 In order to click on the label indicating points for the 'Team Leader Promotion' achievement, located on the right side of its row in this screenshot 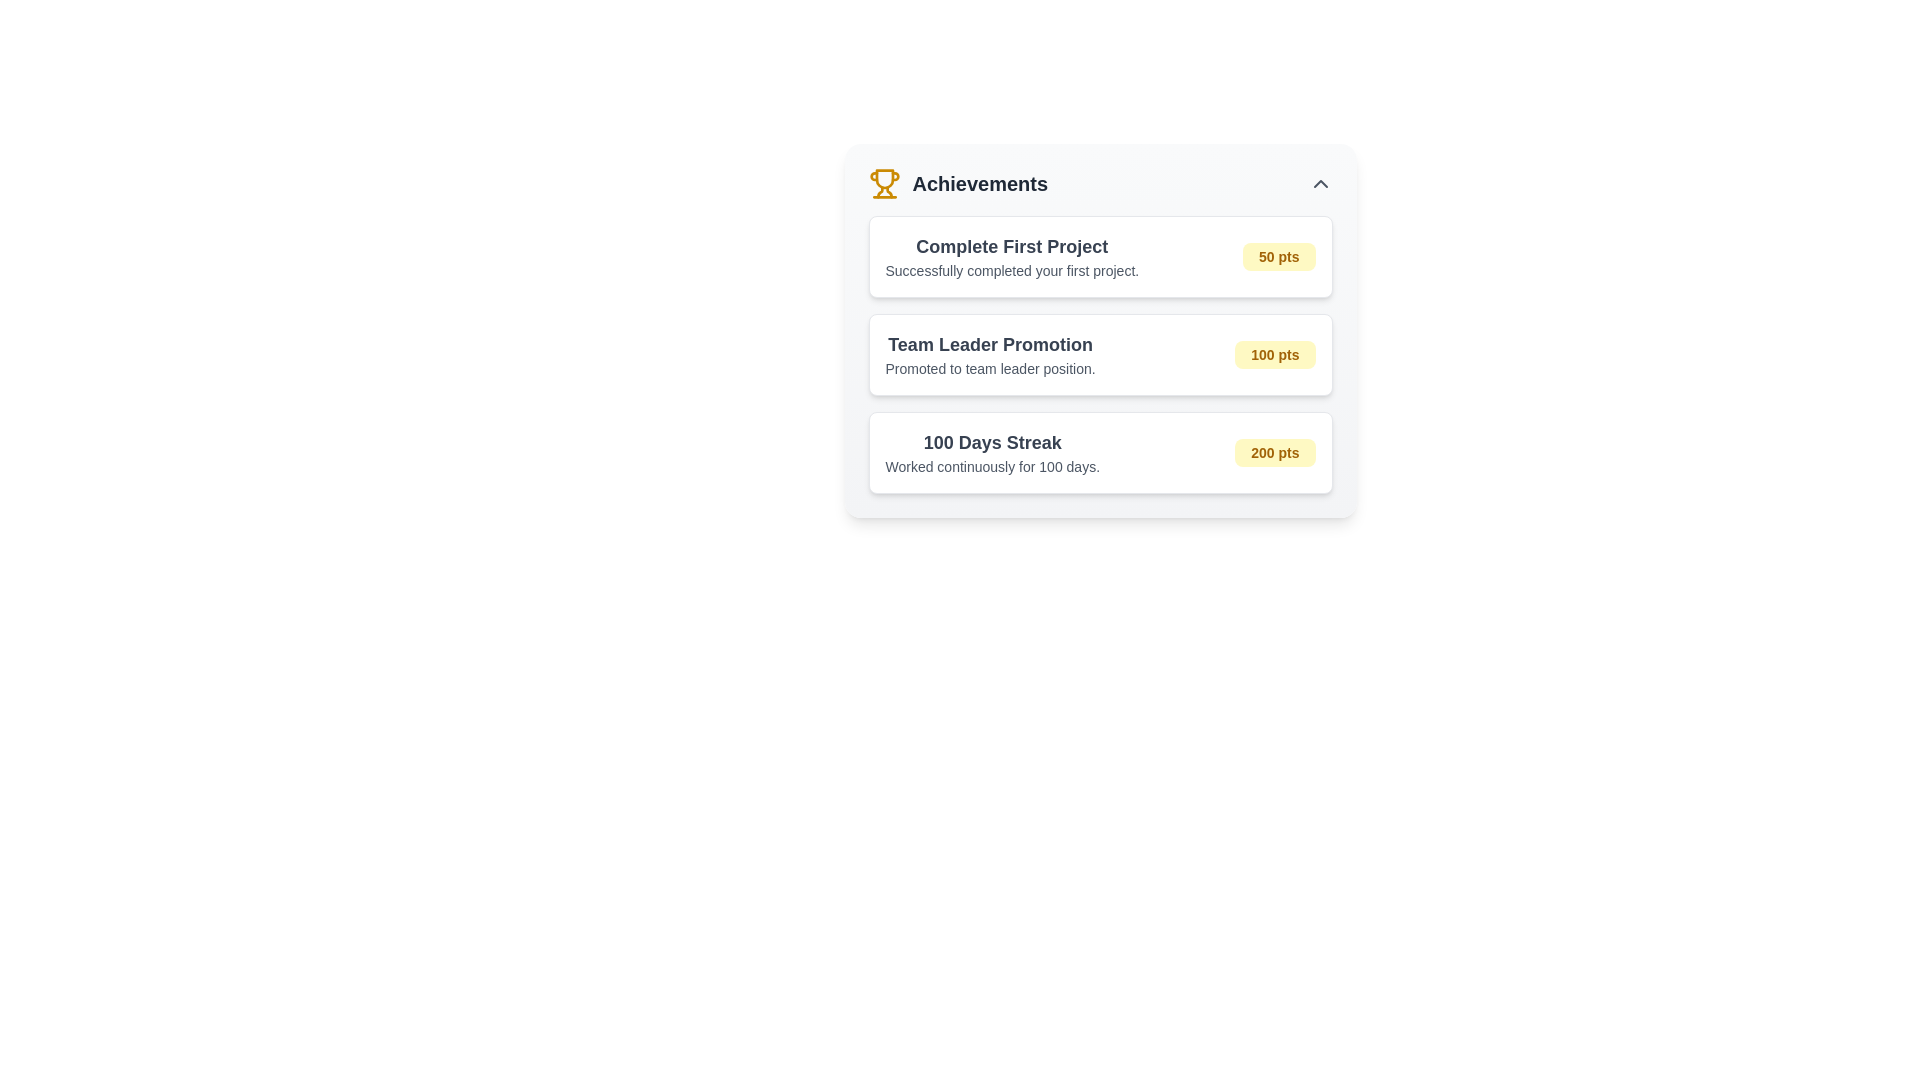, I will do `click(1274, 353)`.